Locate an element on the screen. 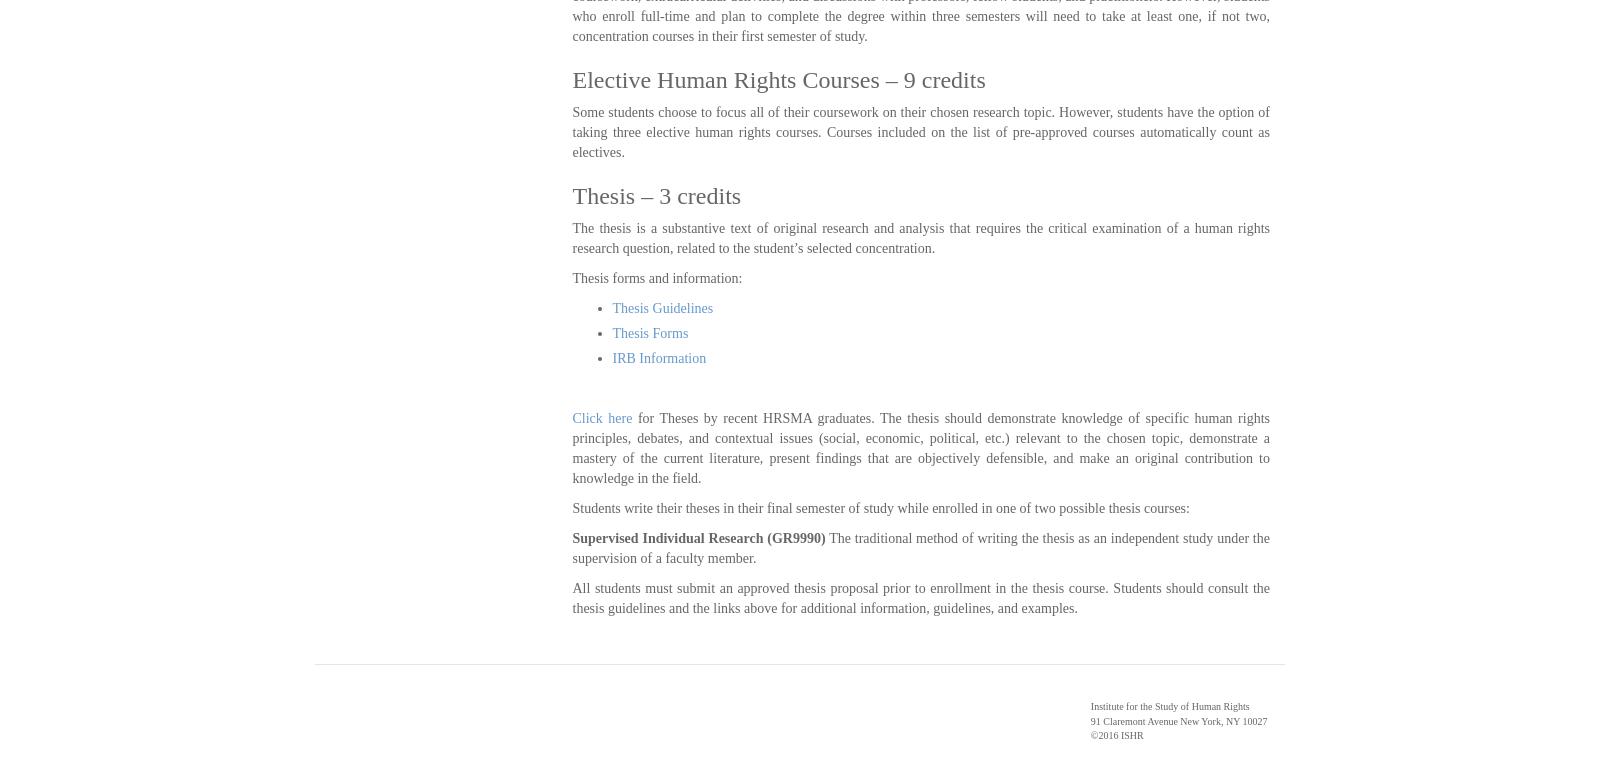 The width and height of the screenshot is (1600, 778). 'The thesis is a substantive text of original research and analysis that requires the critical examination of a human rights research question, related to the student’s selected concentration.' is located at coordinates (919, 237).